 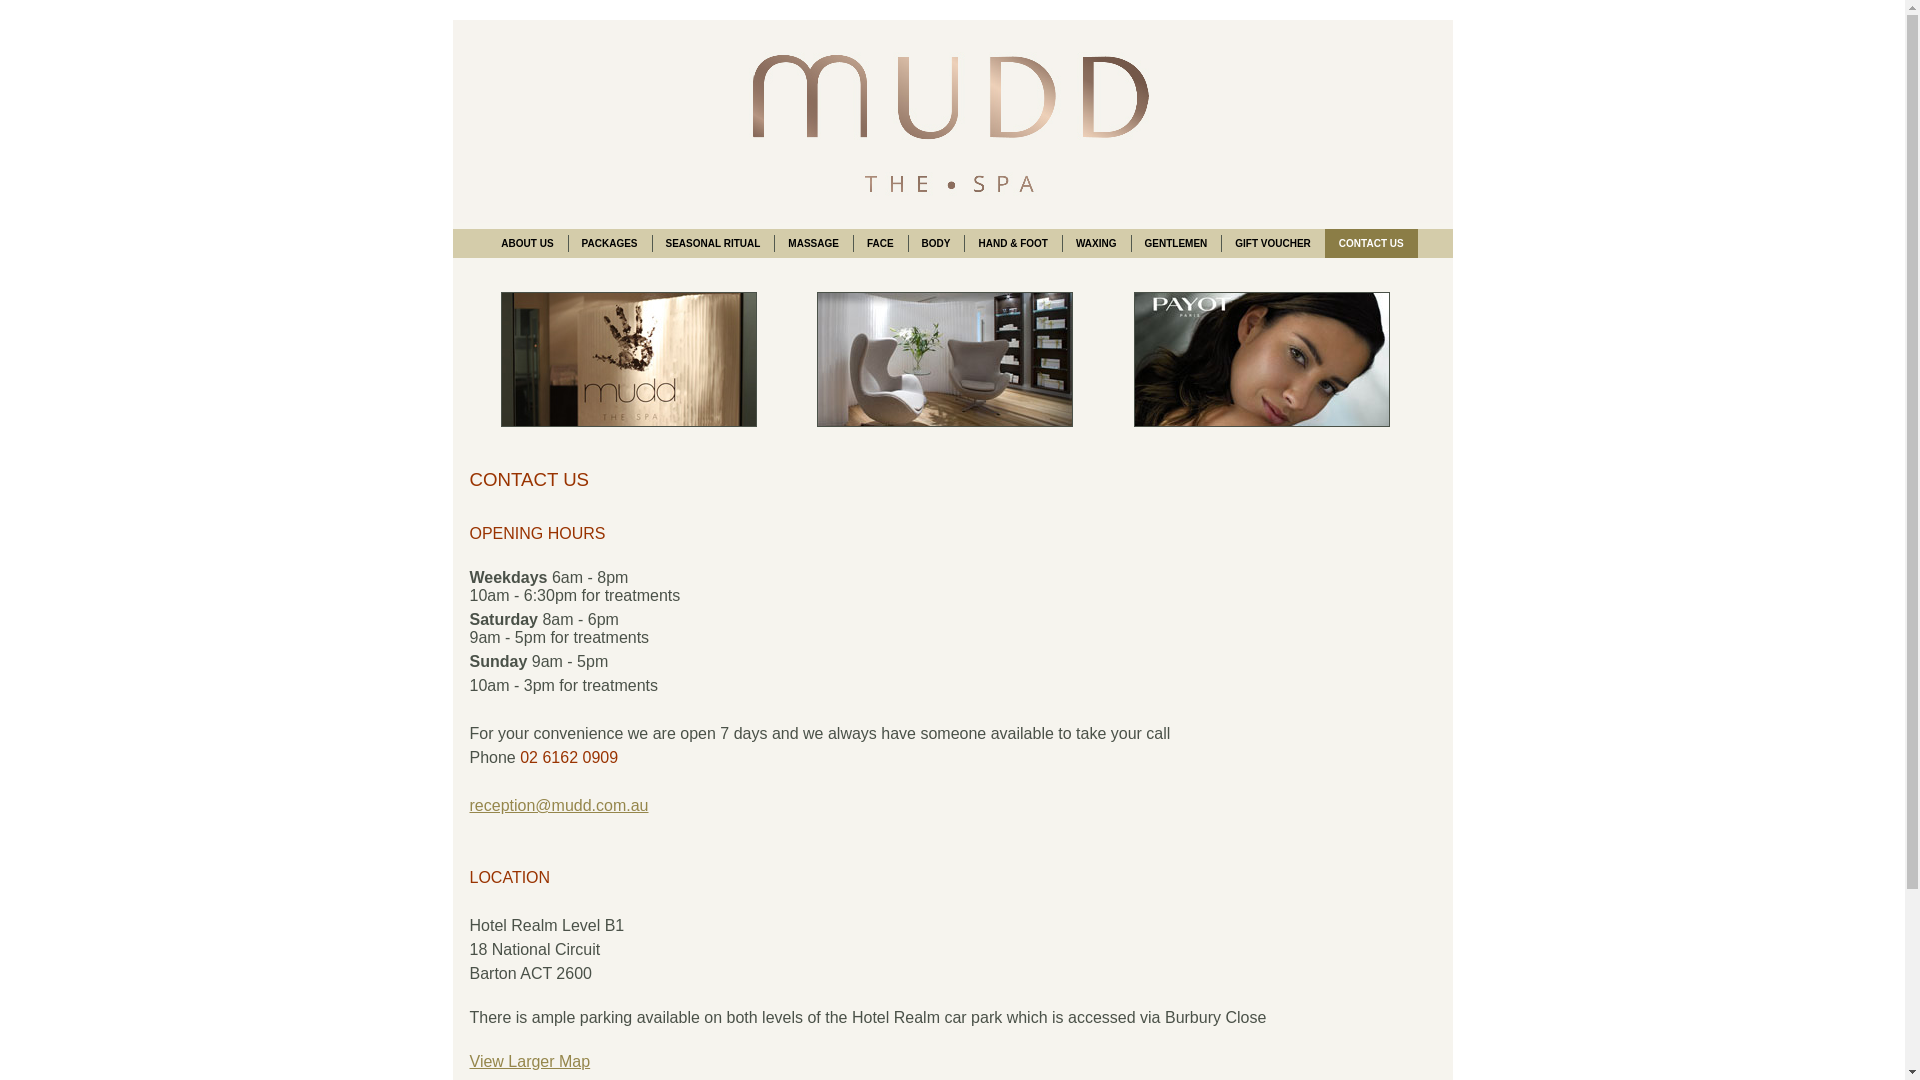 I want to click on 'View Larger Map', so click(x=469, y=1060).